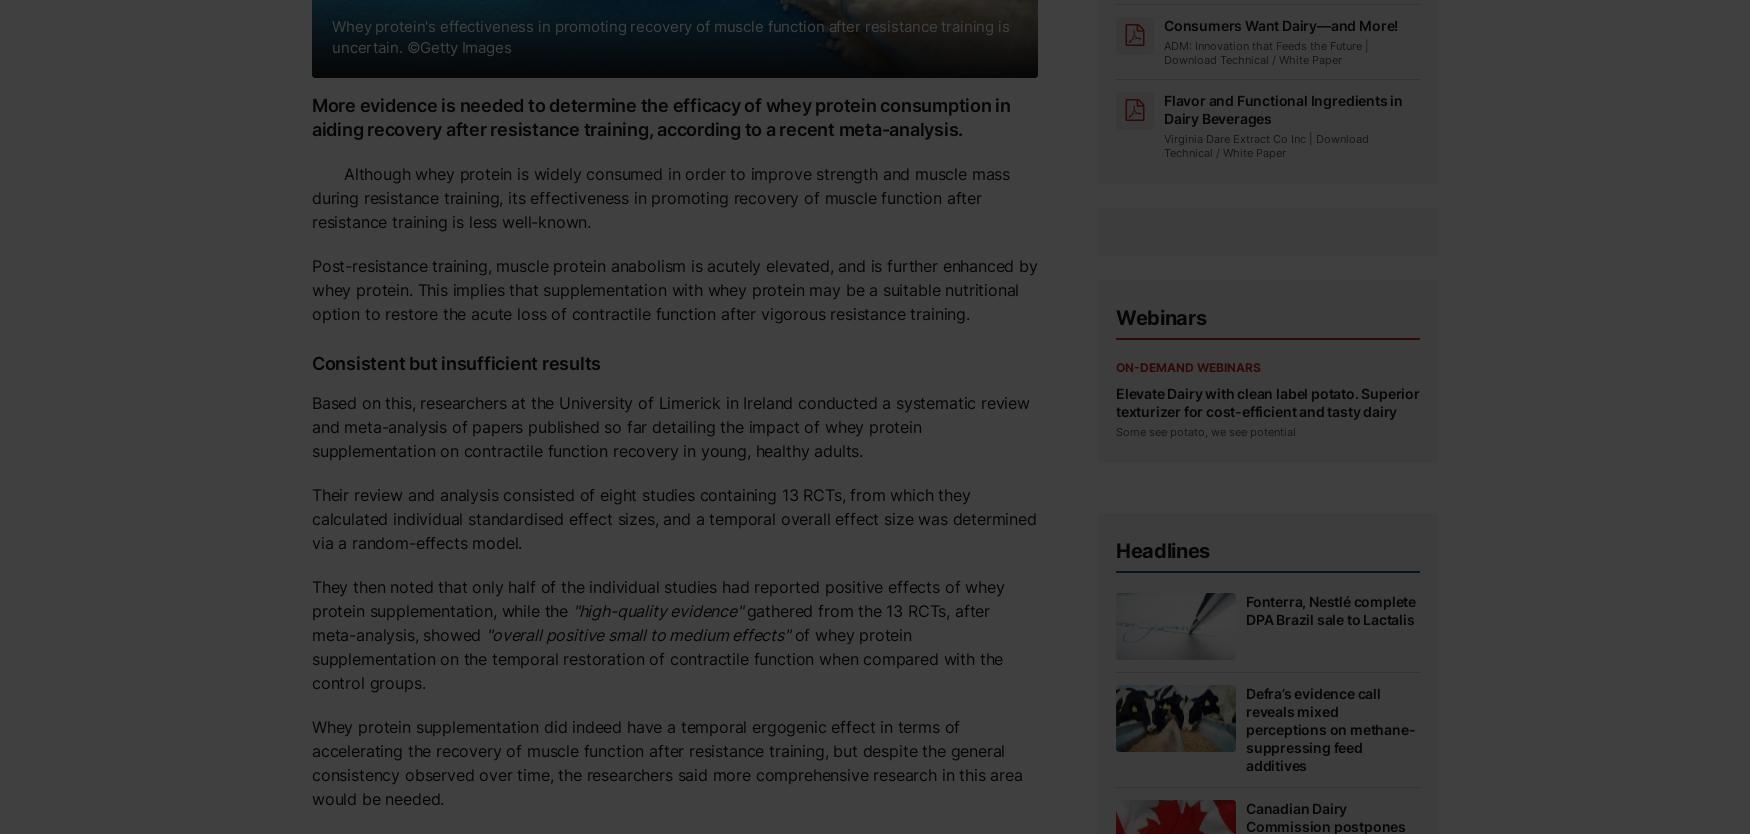  What do you see at coordinates (1246, 729) in the screenshot?
I see `'Defra’s evidence call reveals mixed perceptions on methane-suppressing feed additives'` at bounding box center [1246, 729].